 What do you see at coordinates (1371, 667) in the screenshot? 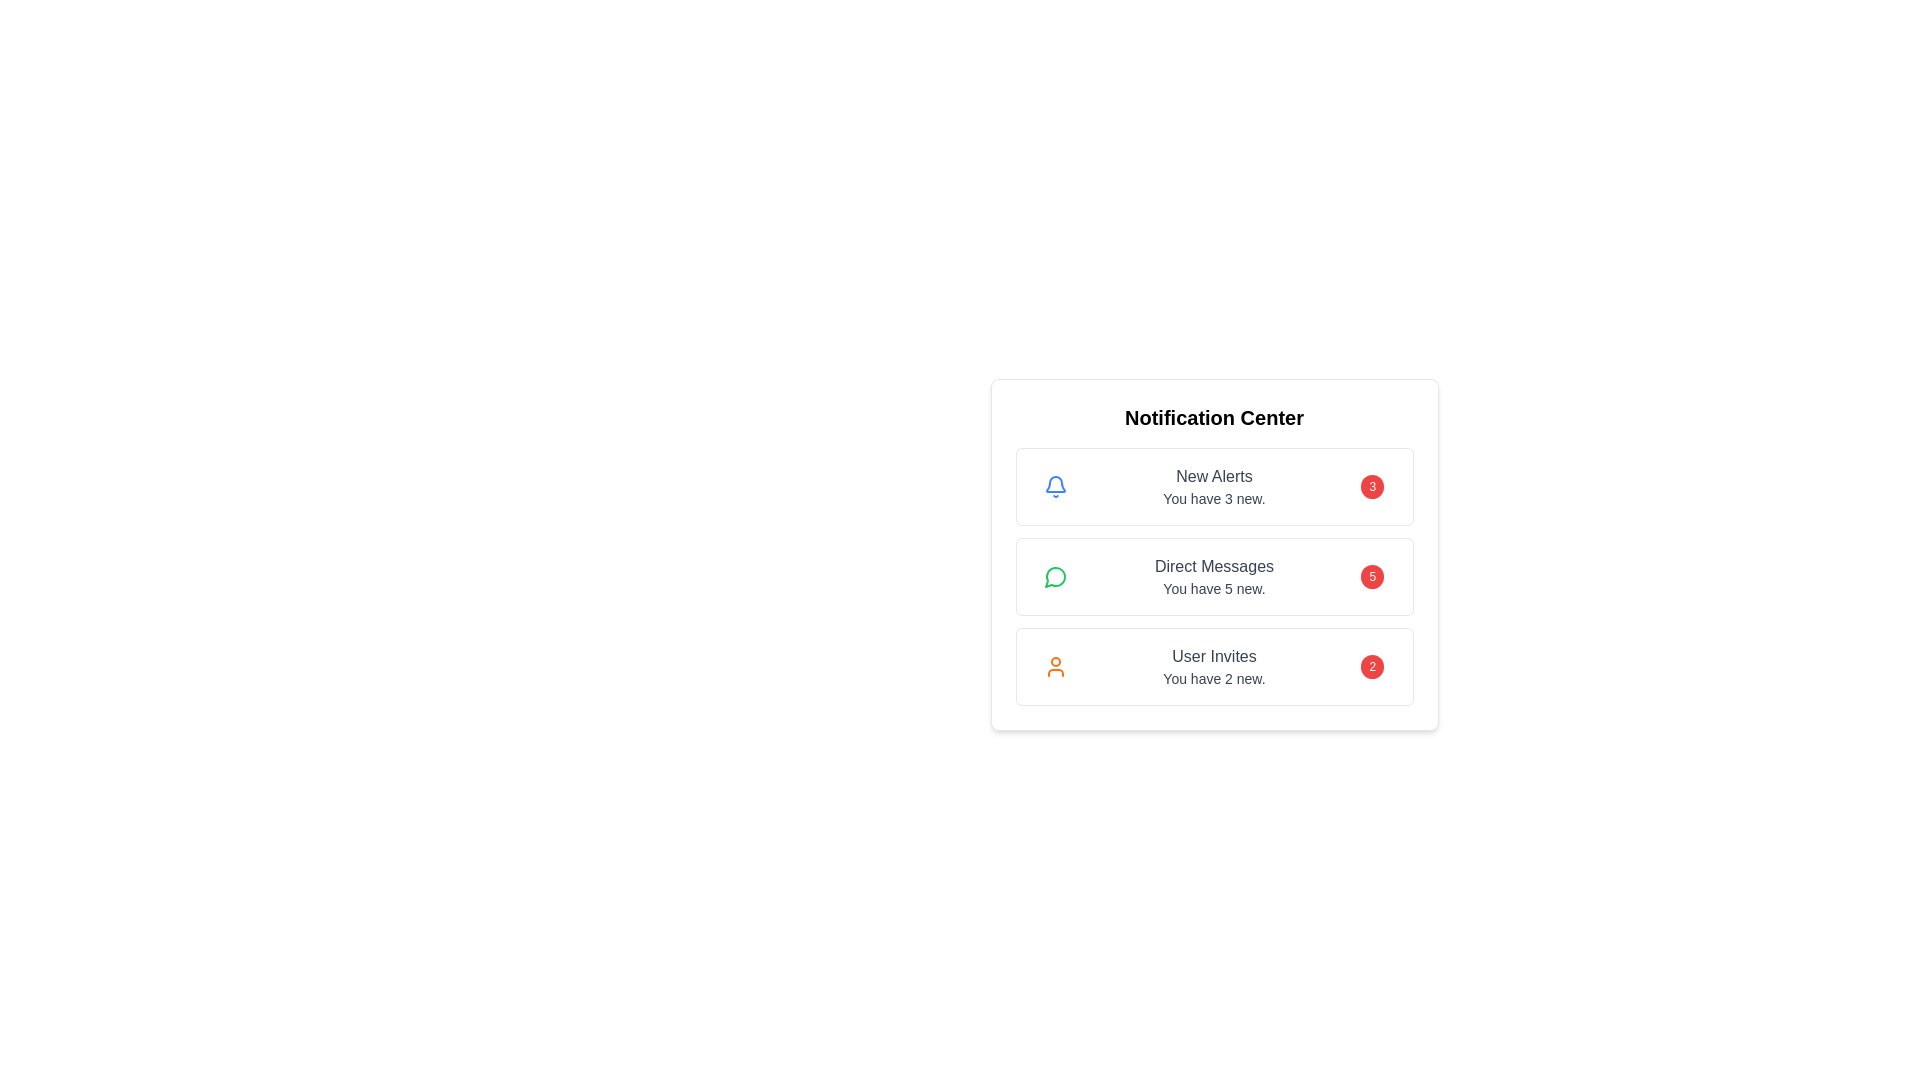
I see `the small circular badge displaying the number '2' with a red background adjacent to 'User Invites'` at bounding box center [1371, 667].